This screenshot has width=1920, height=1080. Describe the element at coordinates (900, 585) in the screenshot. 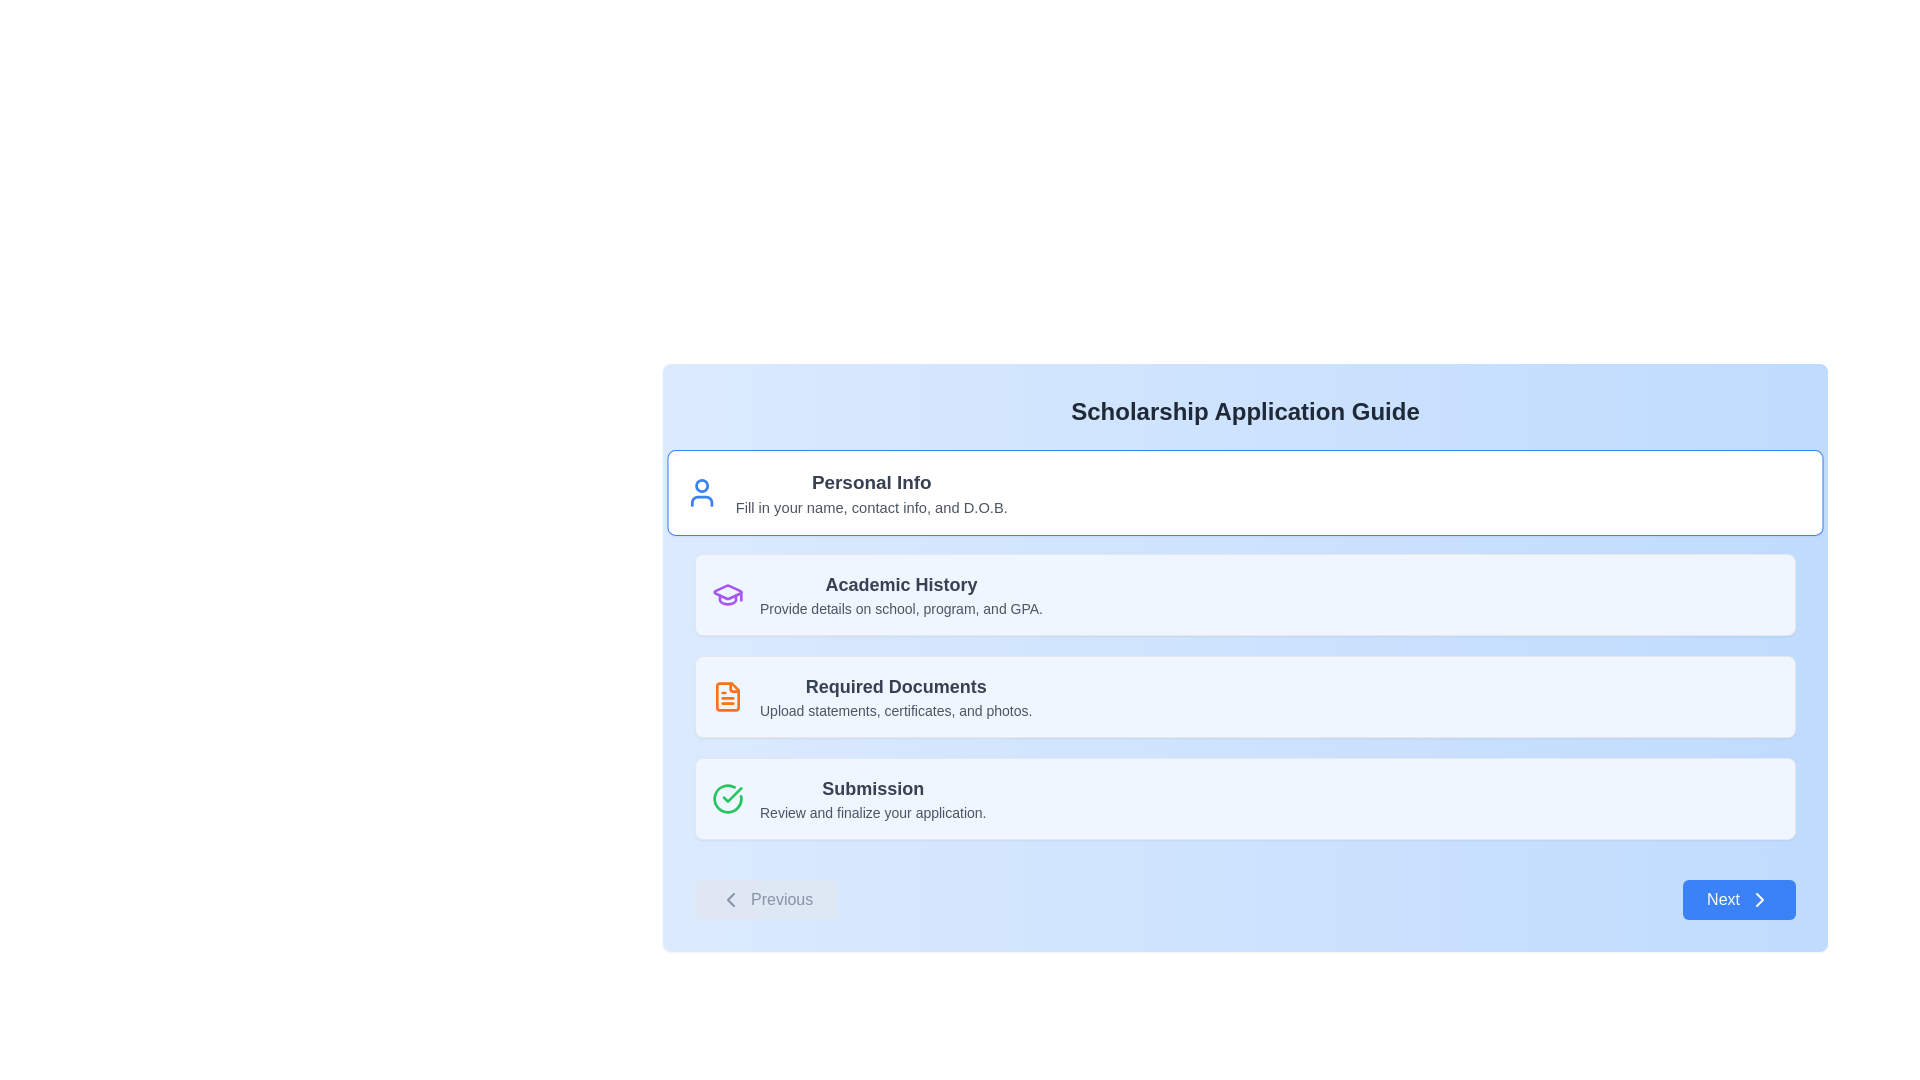

I see `the 'Academic History' static text header, which serves as the title for the section, located between 'Personal Info' and its descriptive subtitle` at that location.